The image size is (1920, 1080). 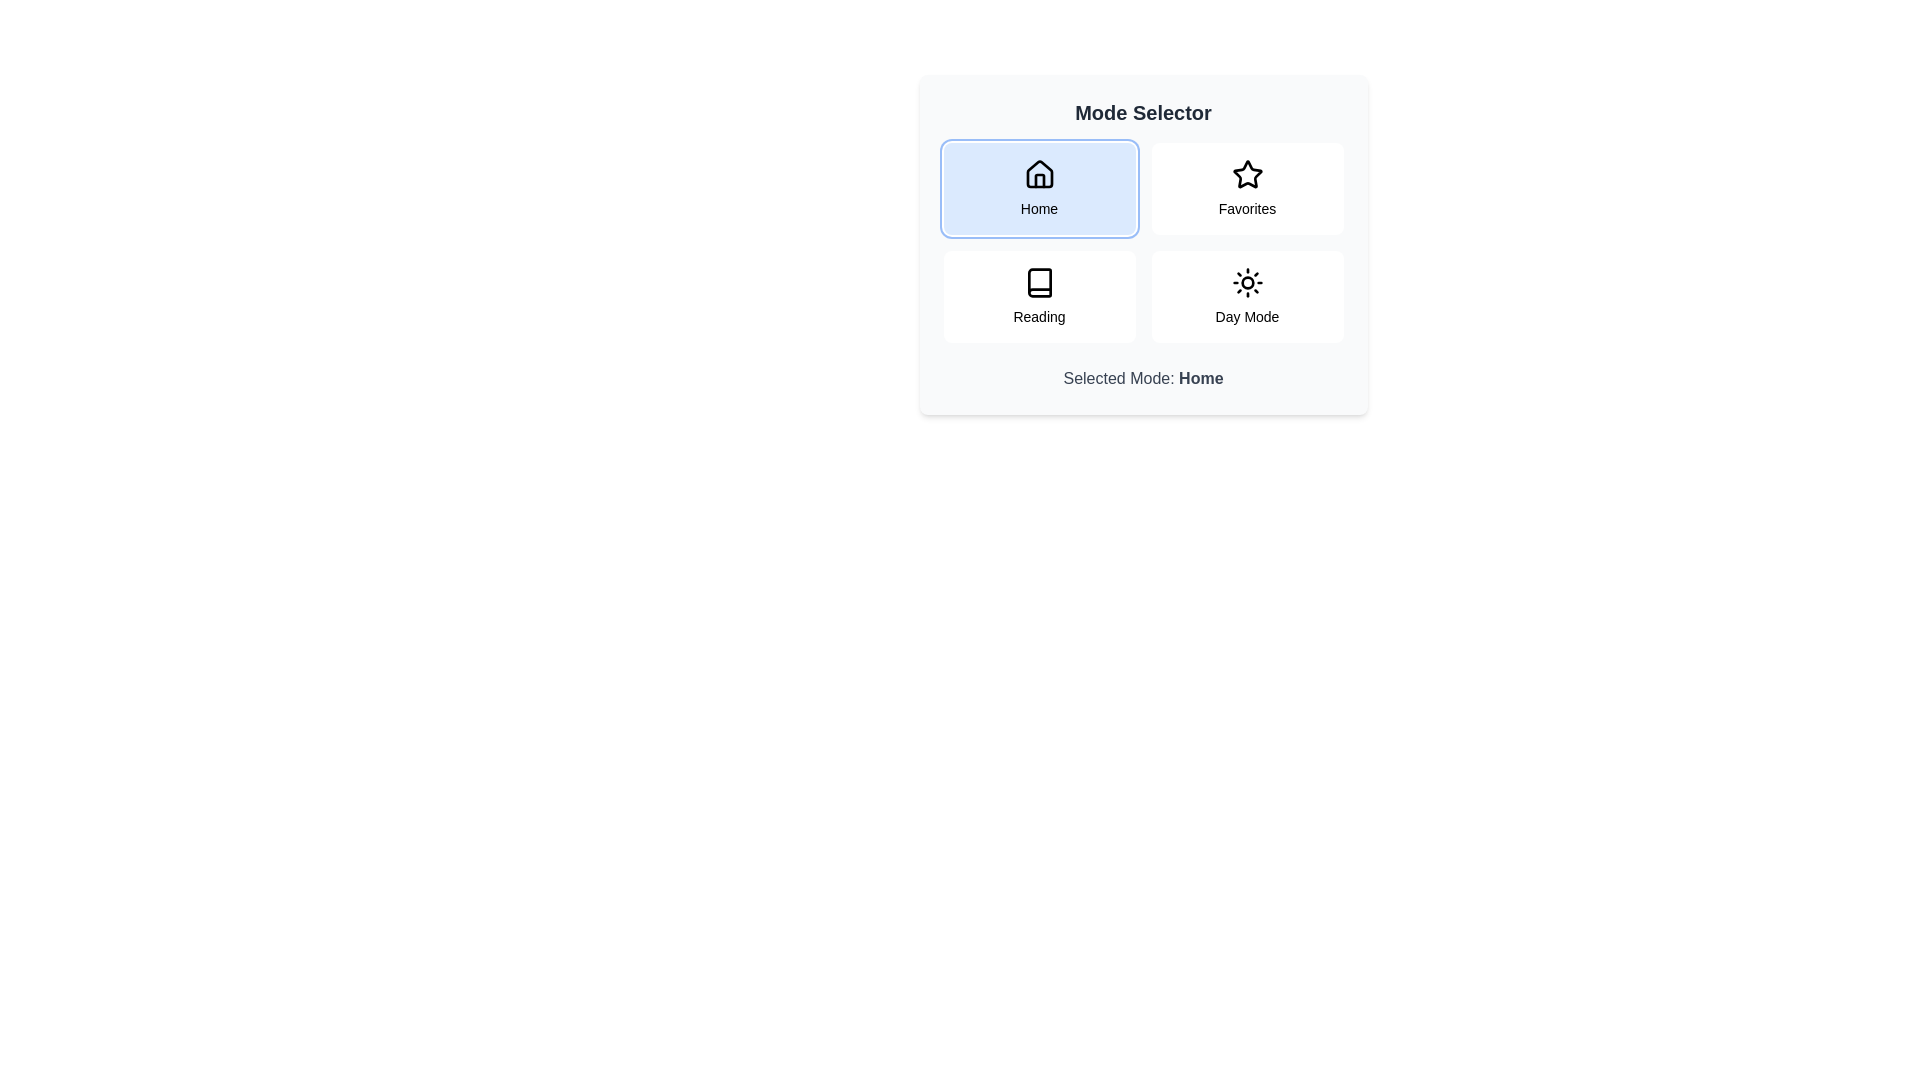 I want to click on the button corresponding to the mode Reading, so click(x=1039, y=297).